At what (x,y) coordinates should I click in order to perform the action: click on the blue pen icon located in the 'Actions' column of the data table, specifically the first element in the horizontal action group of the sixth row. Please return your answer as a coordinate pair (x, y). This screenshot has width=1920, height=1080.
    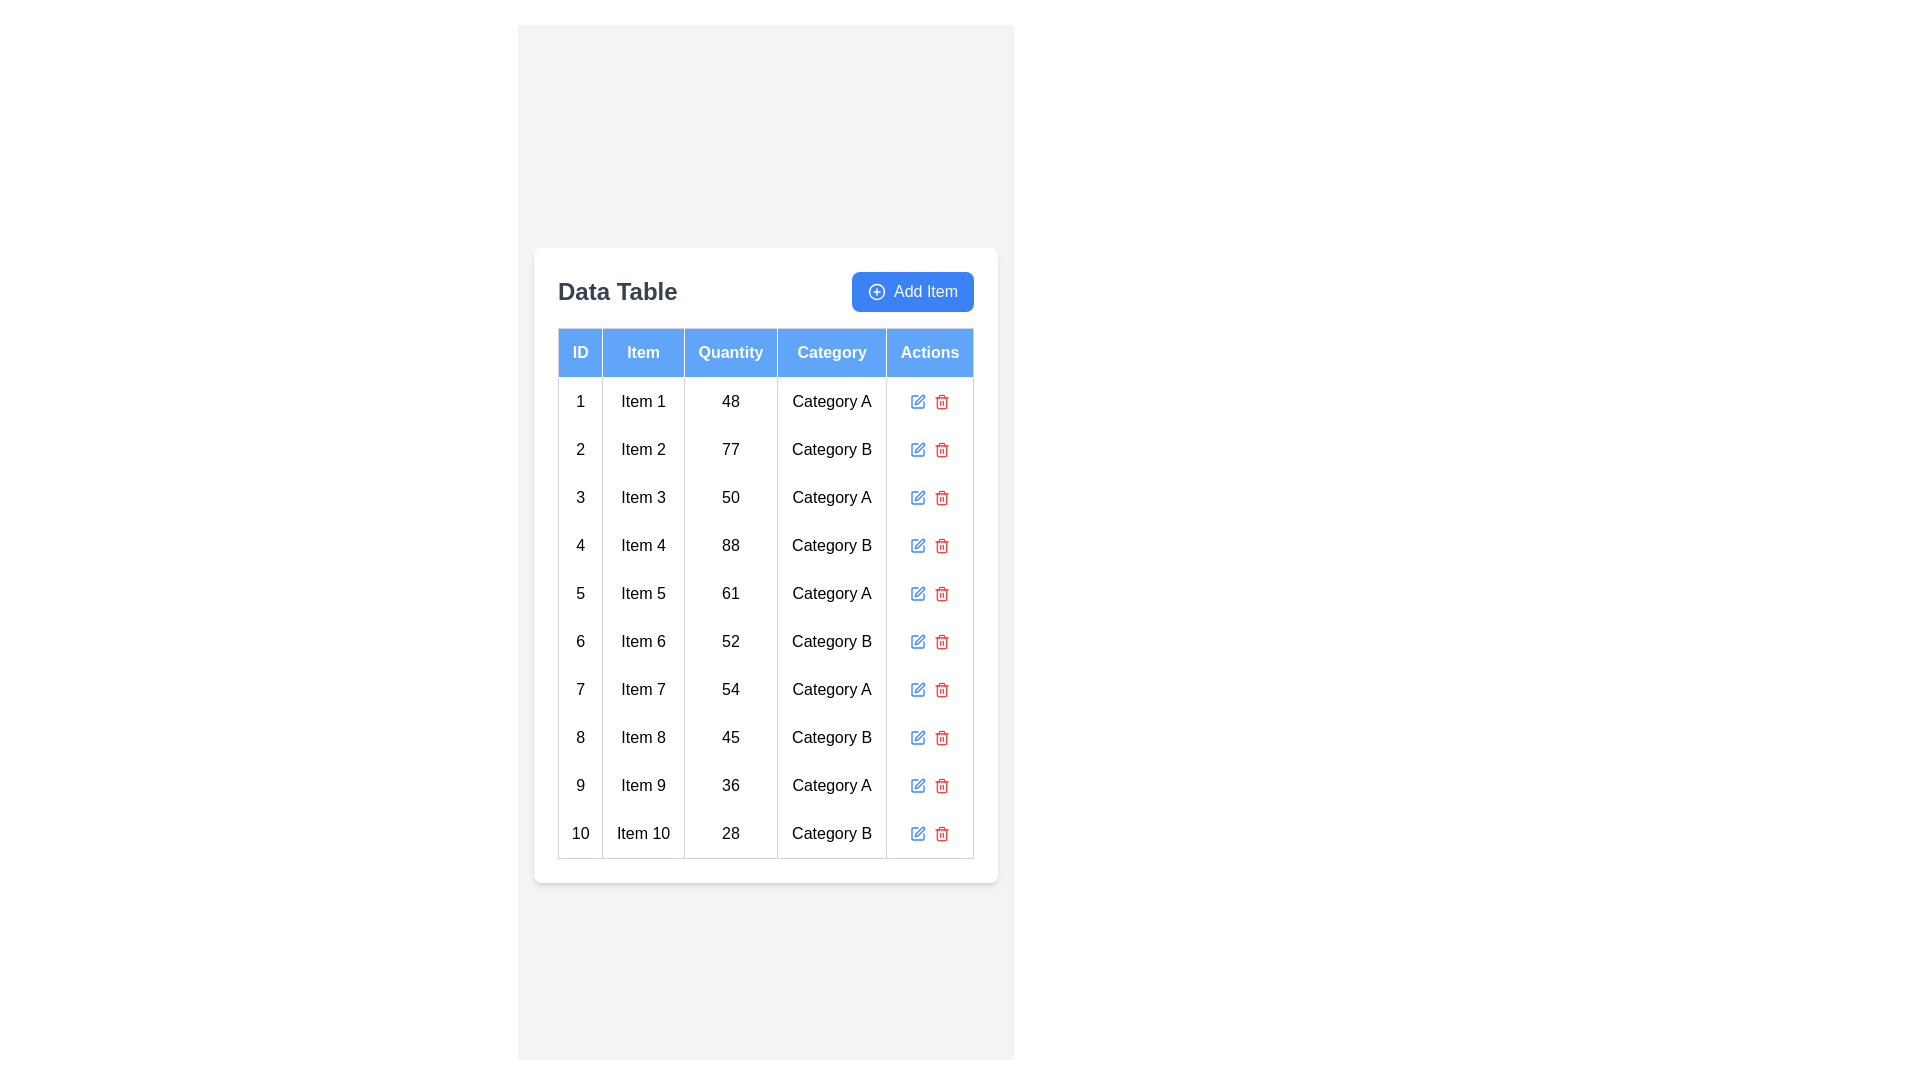
    Looking at the image, I should click on (917, 641).